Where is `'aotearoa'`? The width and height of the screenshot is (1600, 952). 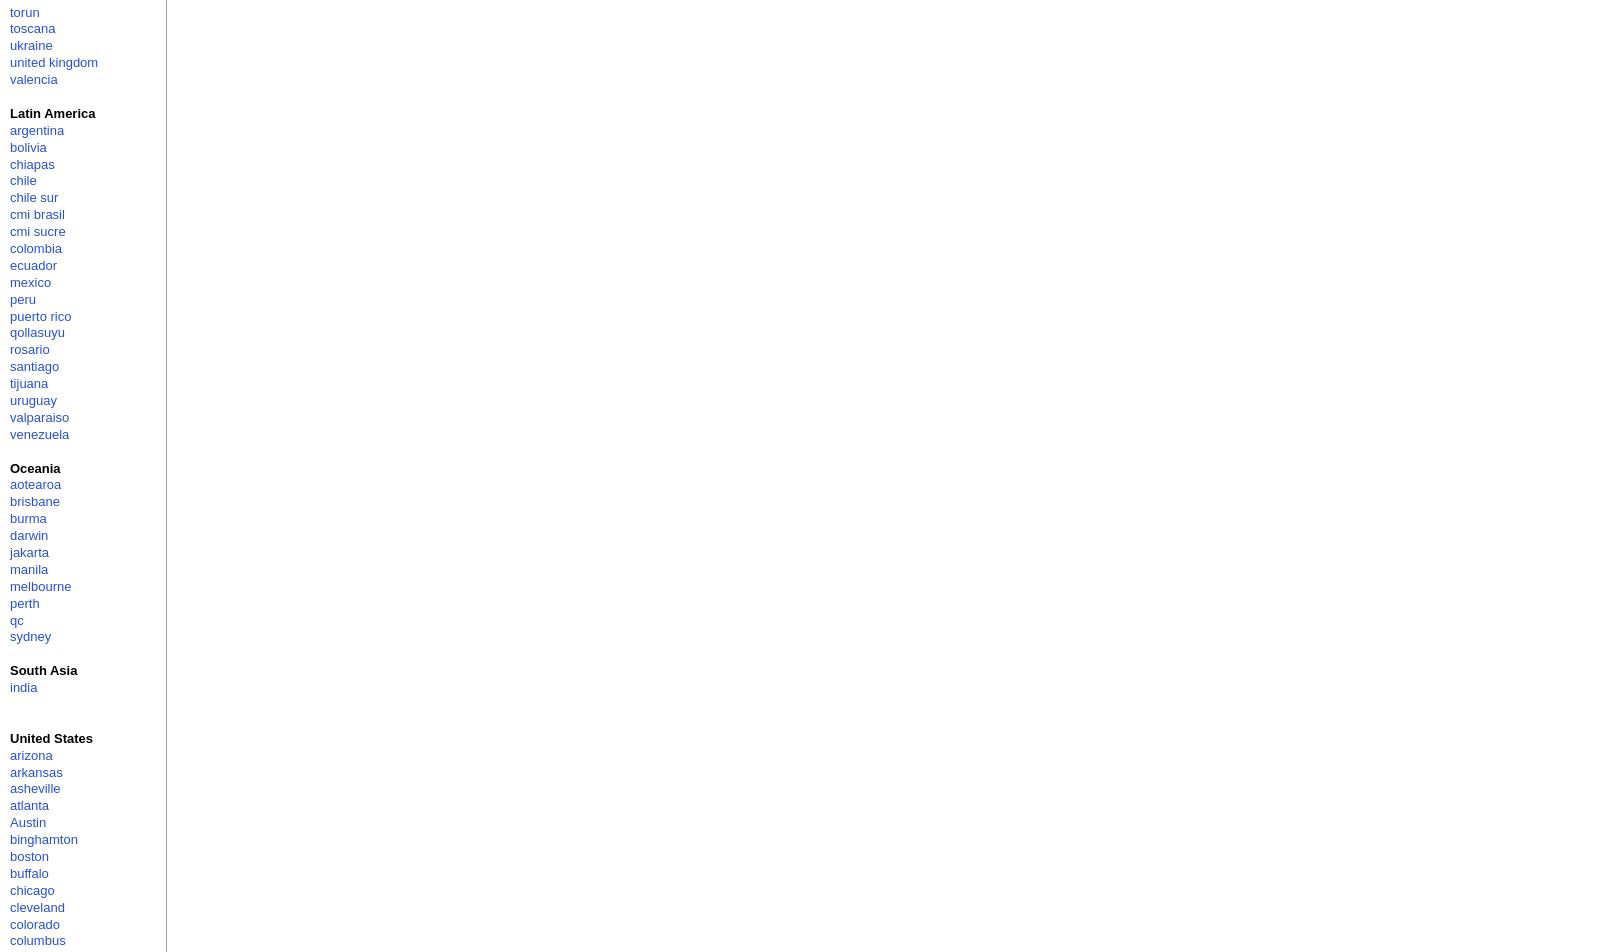 'aotearoa' is located at coordinates (9, 484).